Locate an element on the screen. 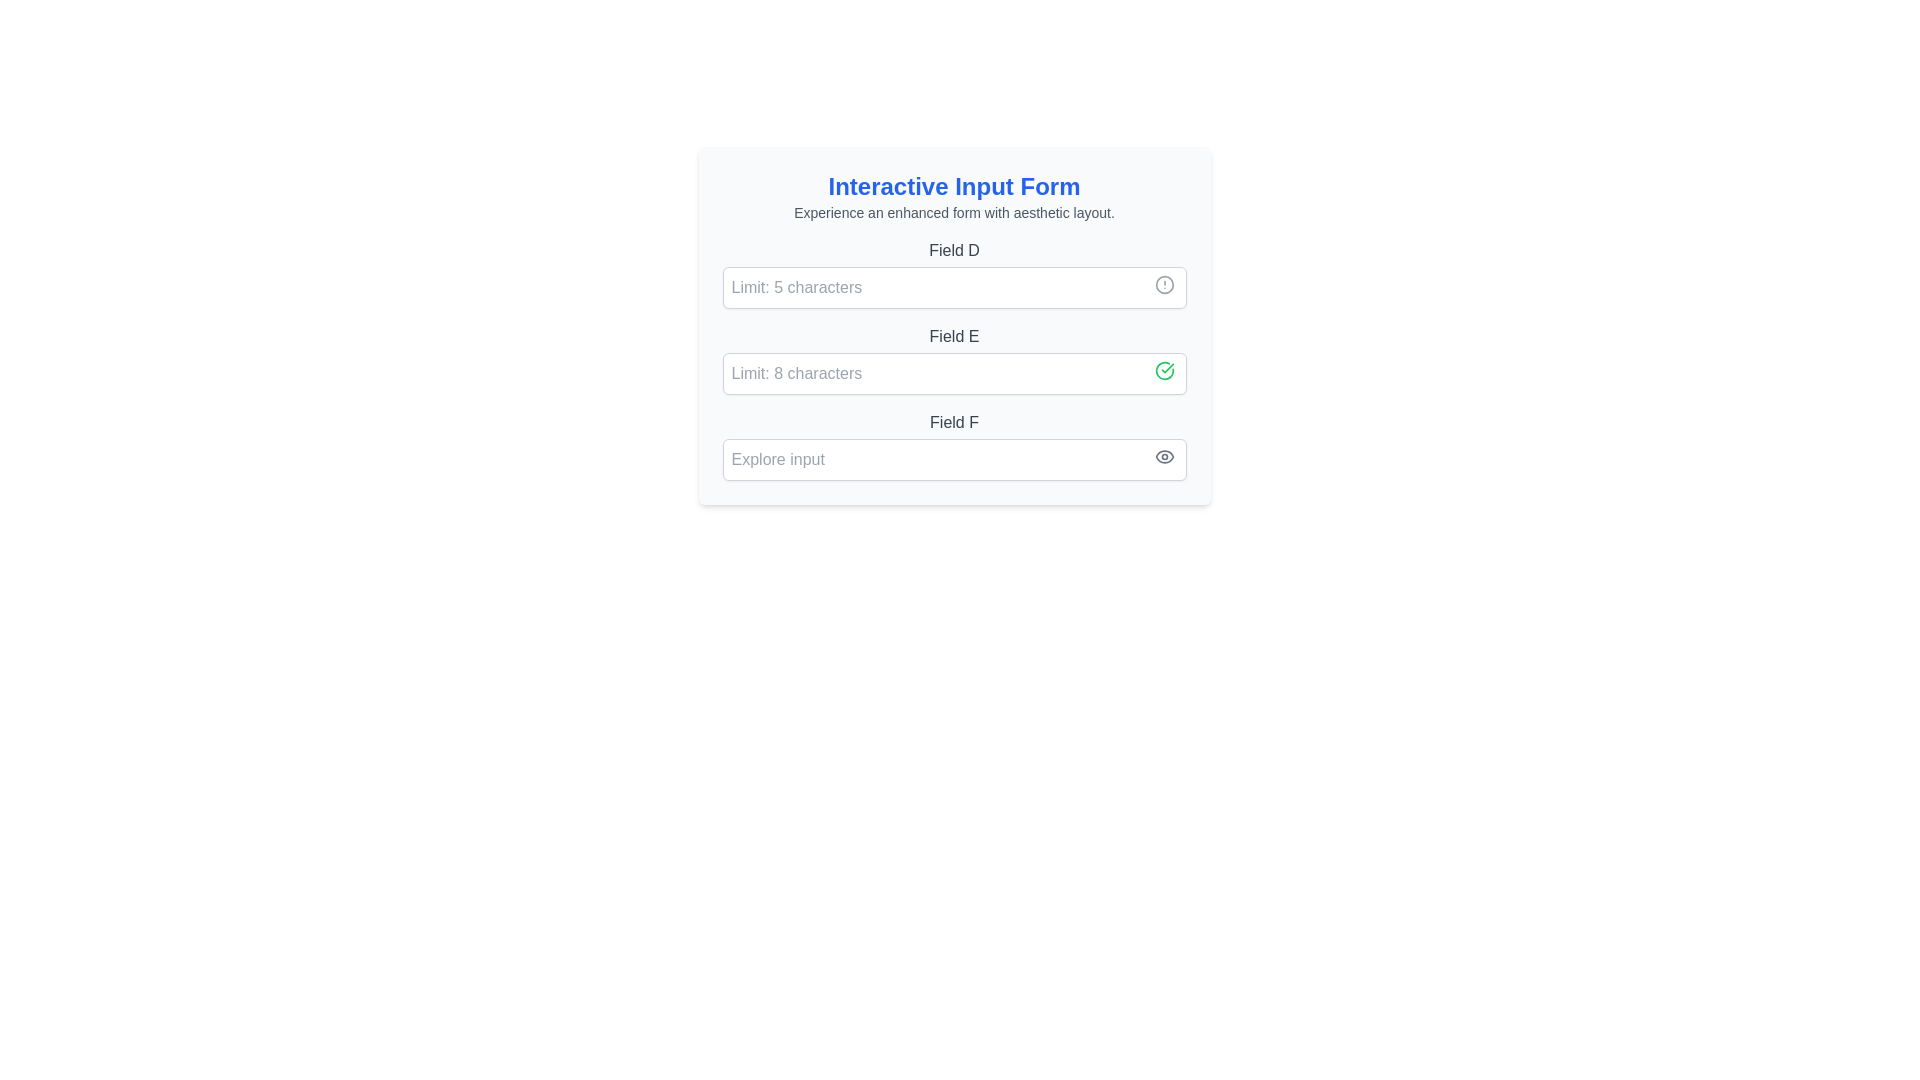 The height and width of the screenshot is (1080, 1920). the 'Field F' text label, which is styled with a medium-weight gray font and positioned centrally in the input form, below 'Field E' and above the 'Explore input' field is located at coordinates (953, 422).